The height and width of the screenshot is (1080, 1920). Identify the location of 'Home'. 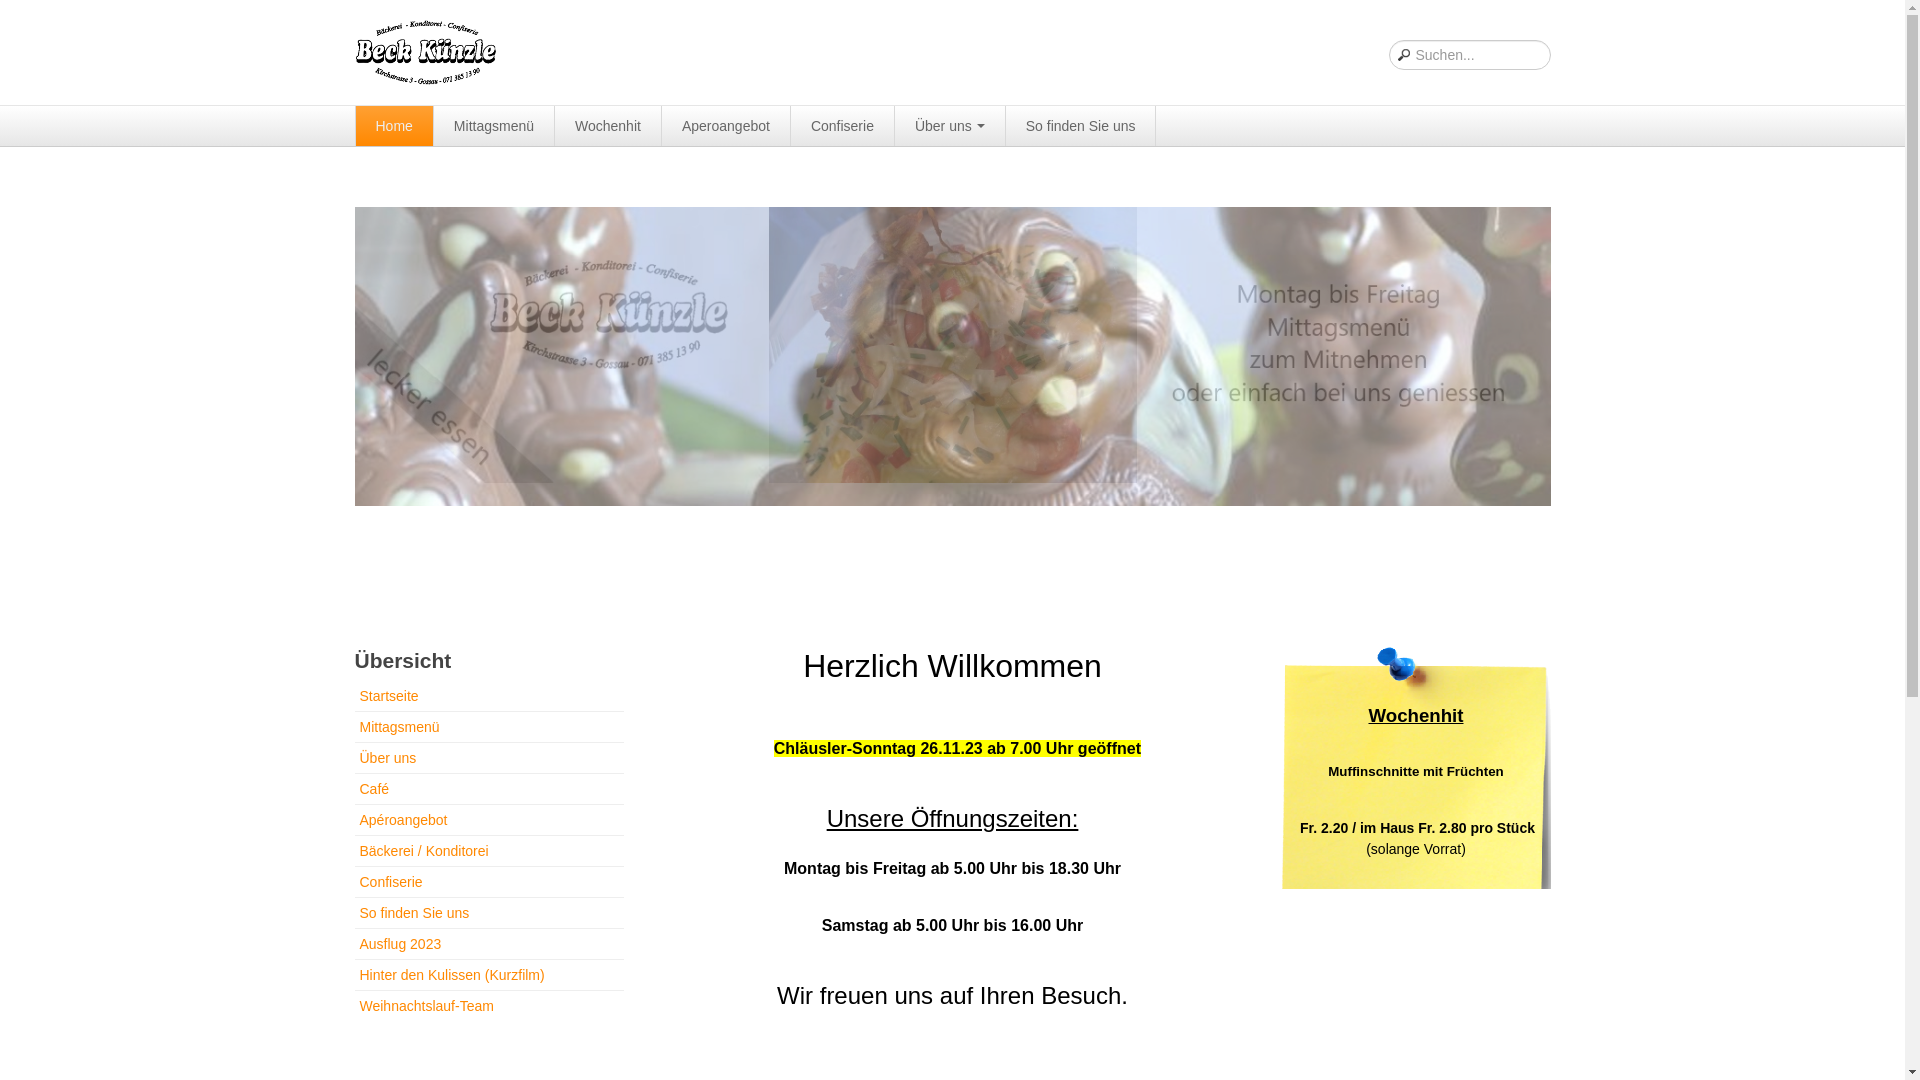
(394, 126).